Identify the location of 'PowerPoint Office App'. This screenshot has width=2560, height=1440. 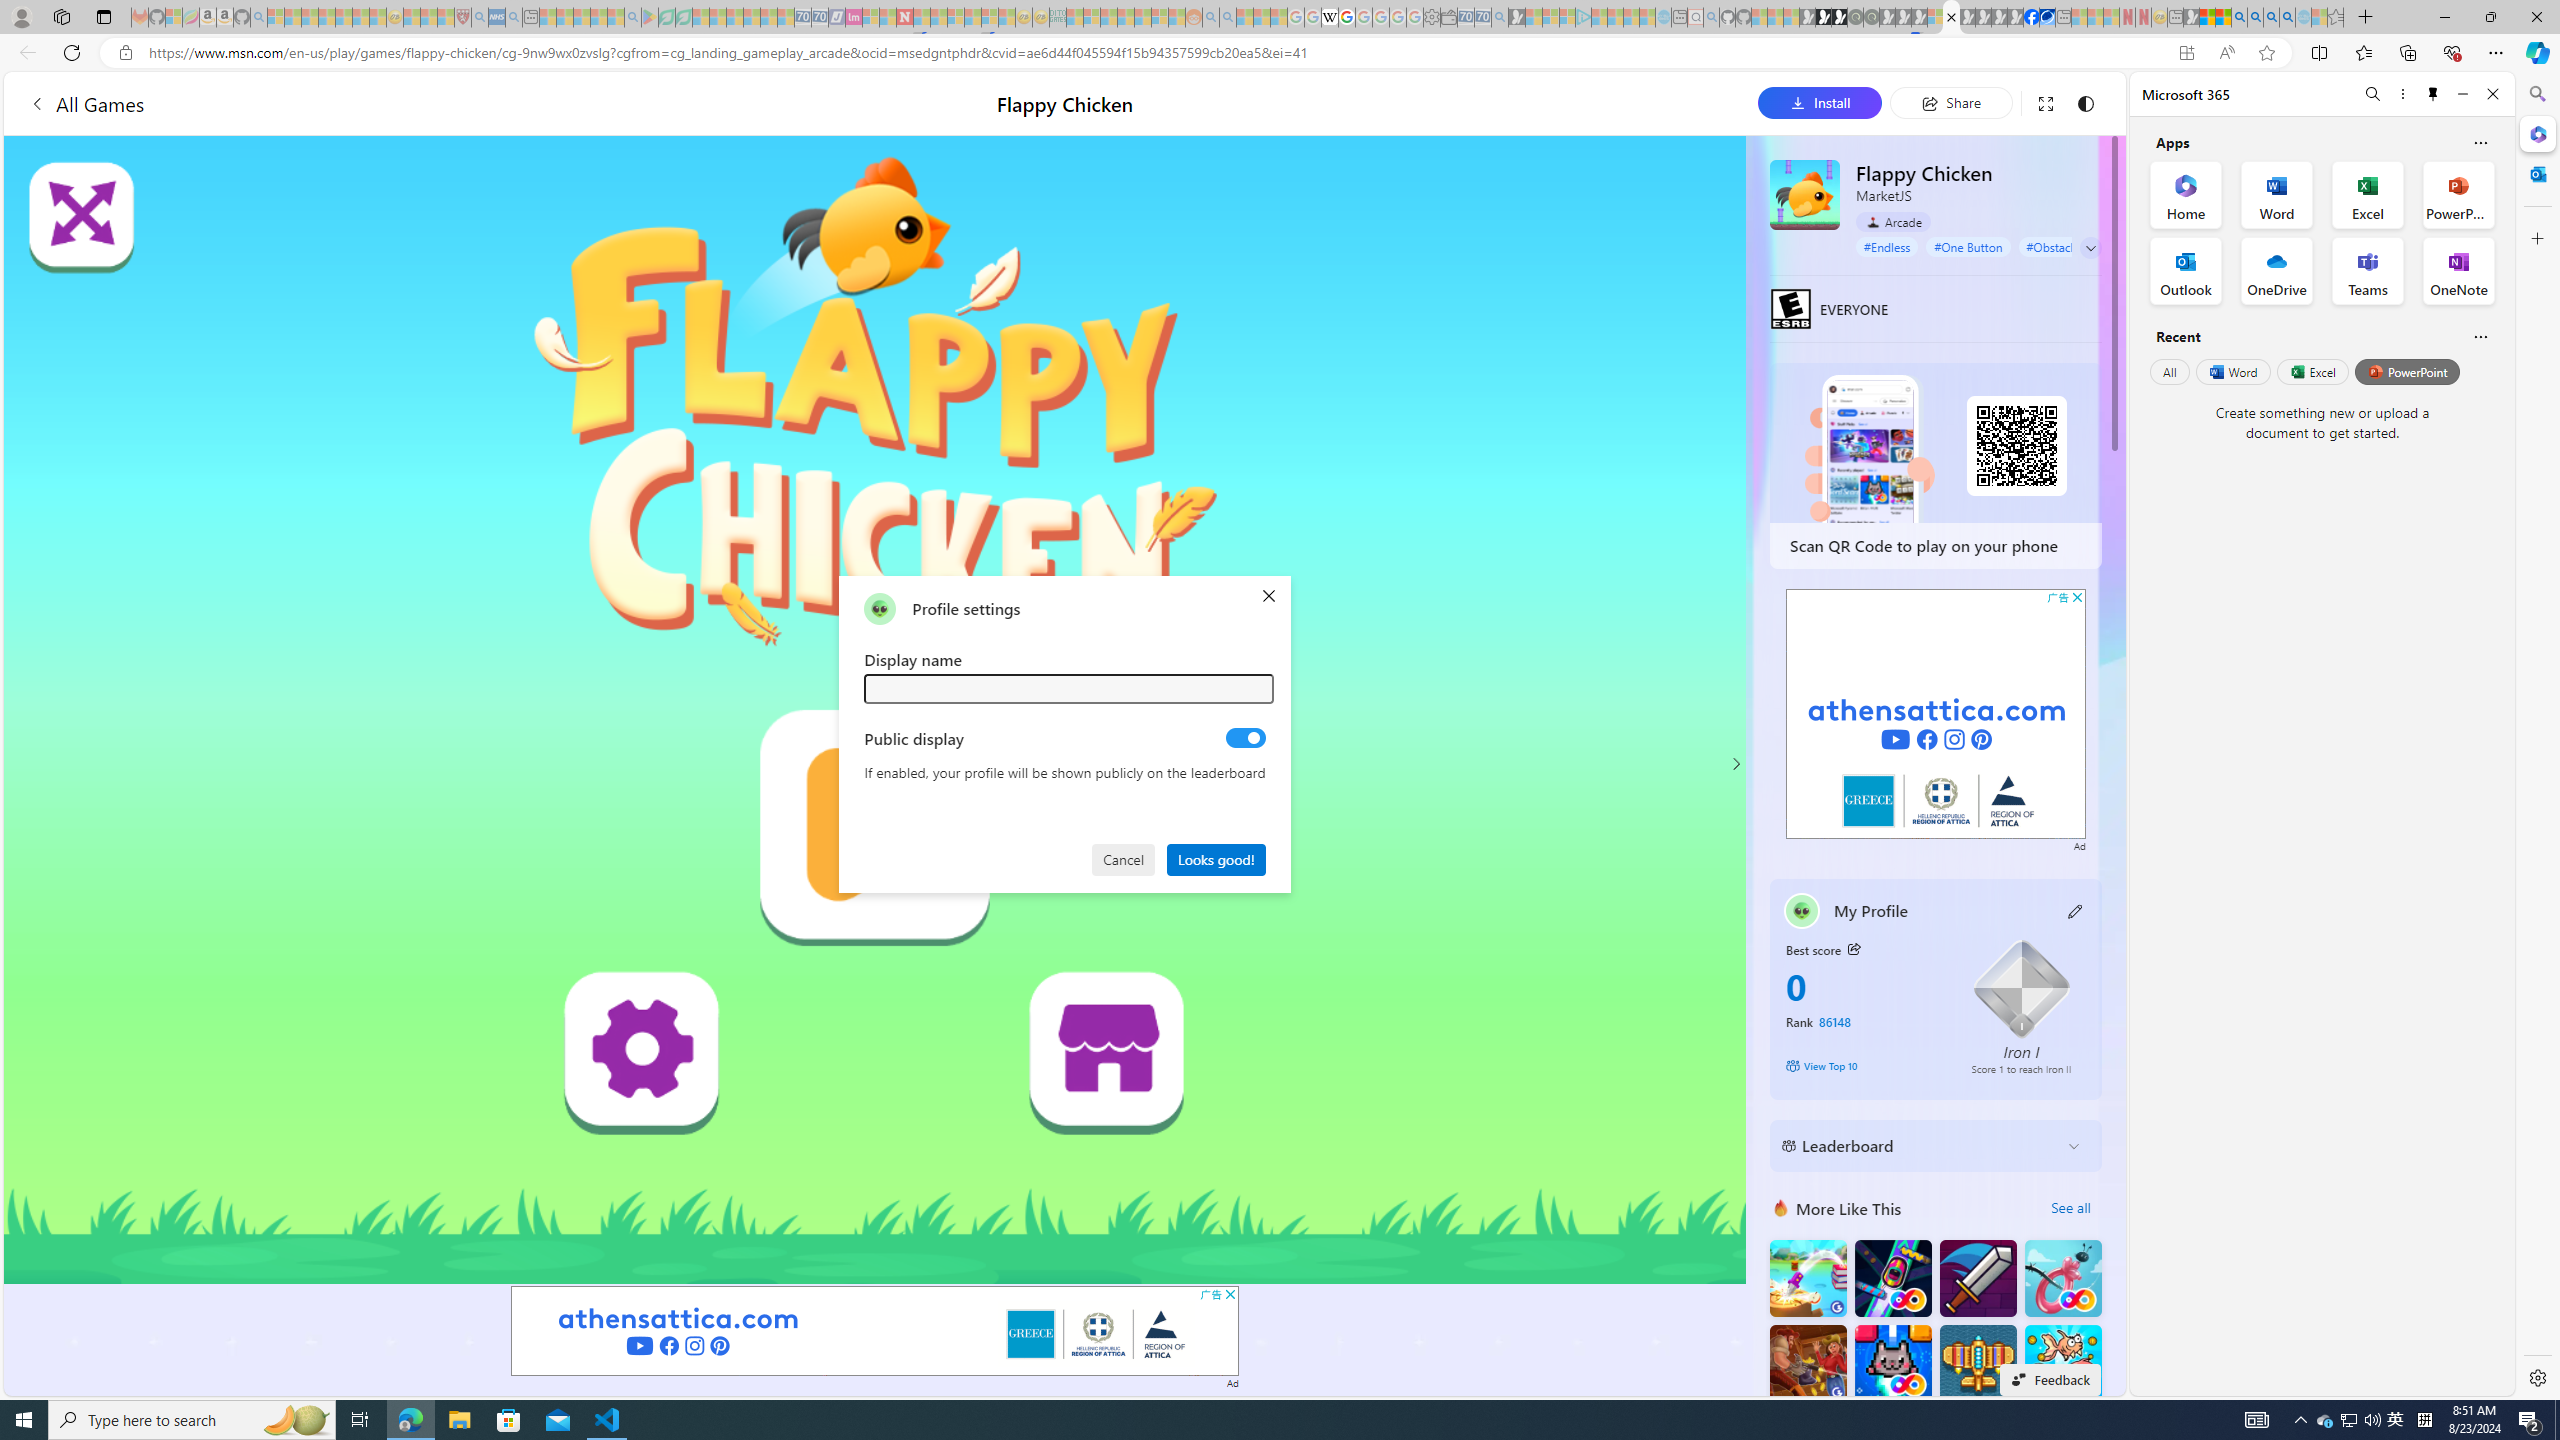
(2458, 195).